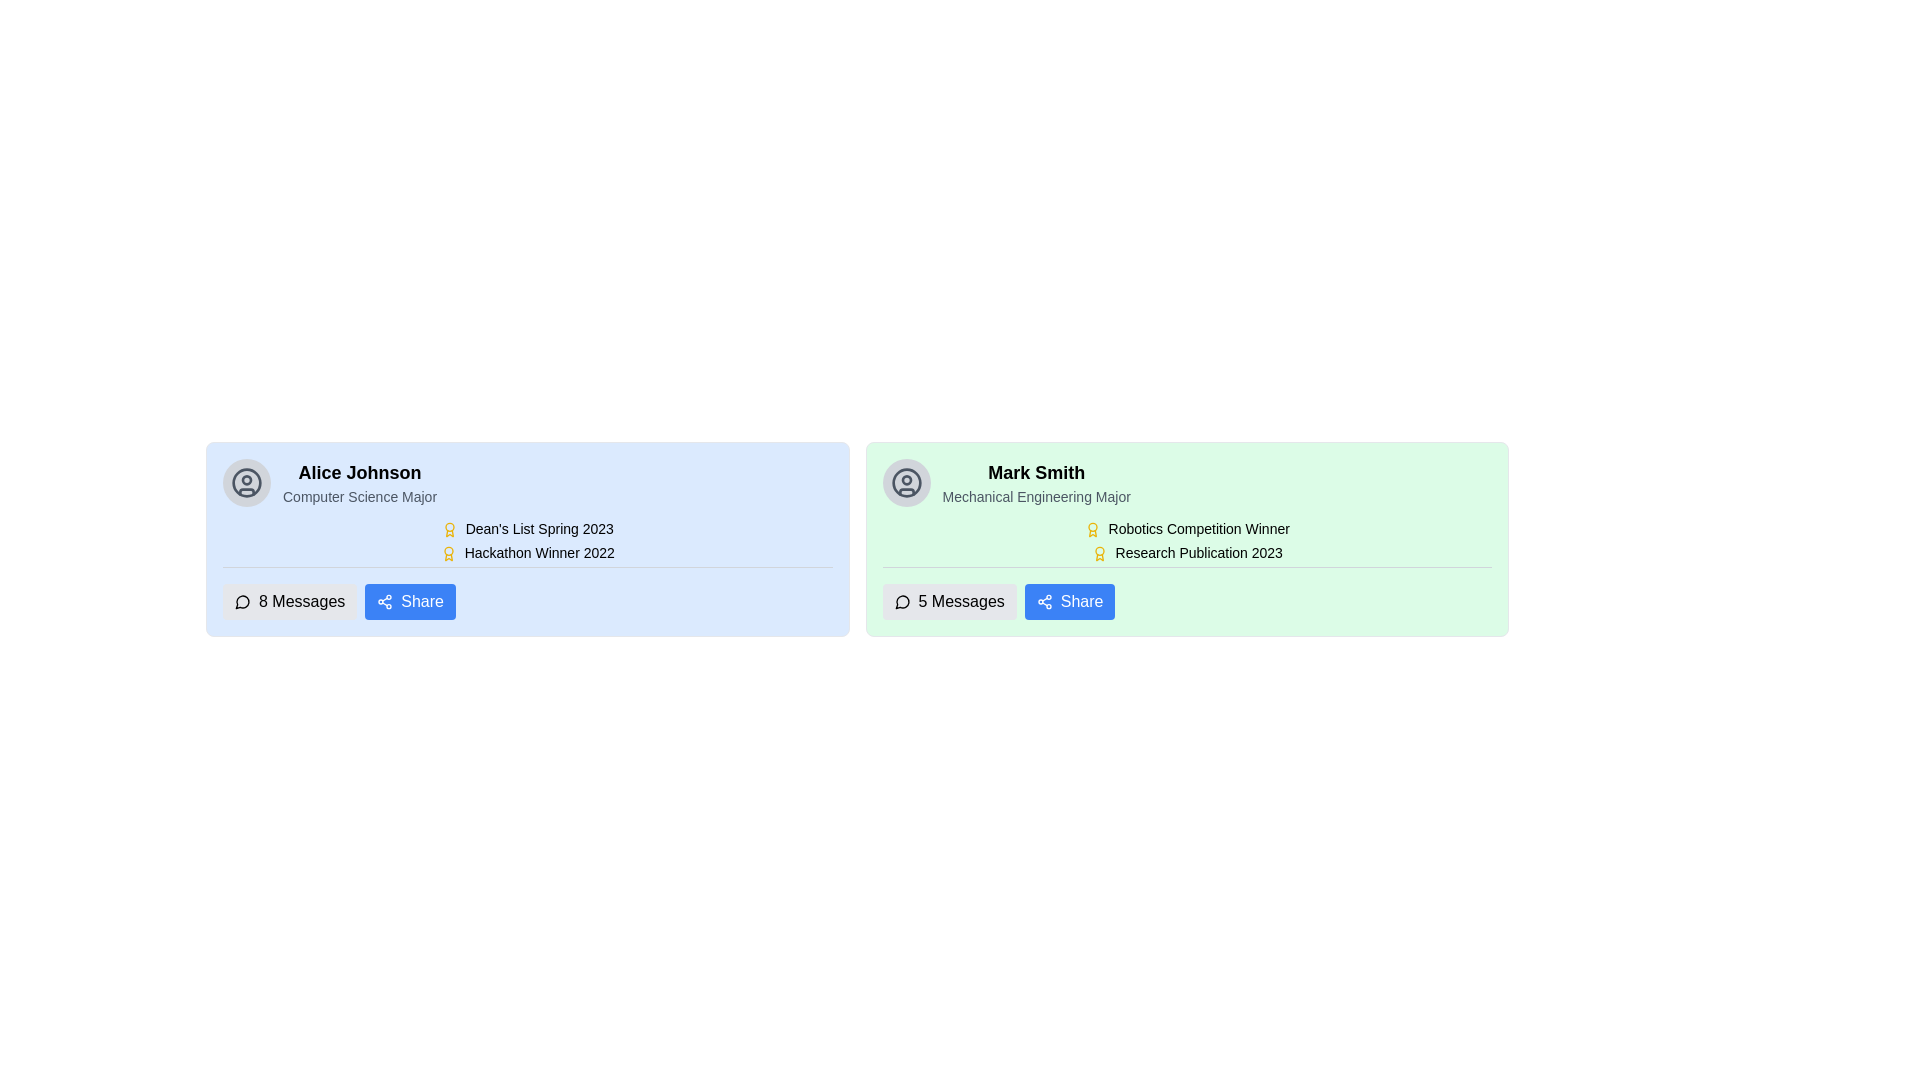  What do you see at coordinates (447, 554) in the screenshot?
I see `the award medal icon located to the left of the 'Hackathon Winner 2022' text in the description block for Alice Johnson` at bounding box center [447, 554].